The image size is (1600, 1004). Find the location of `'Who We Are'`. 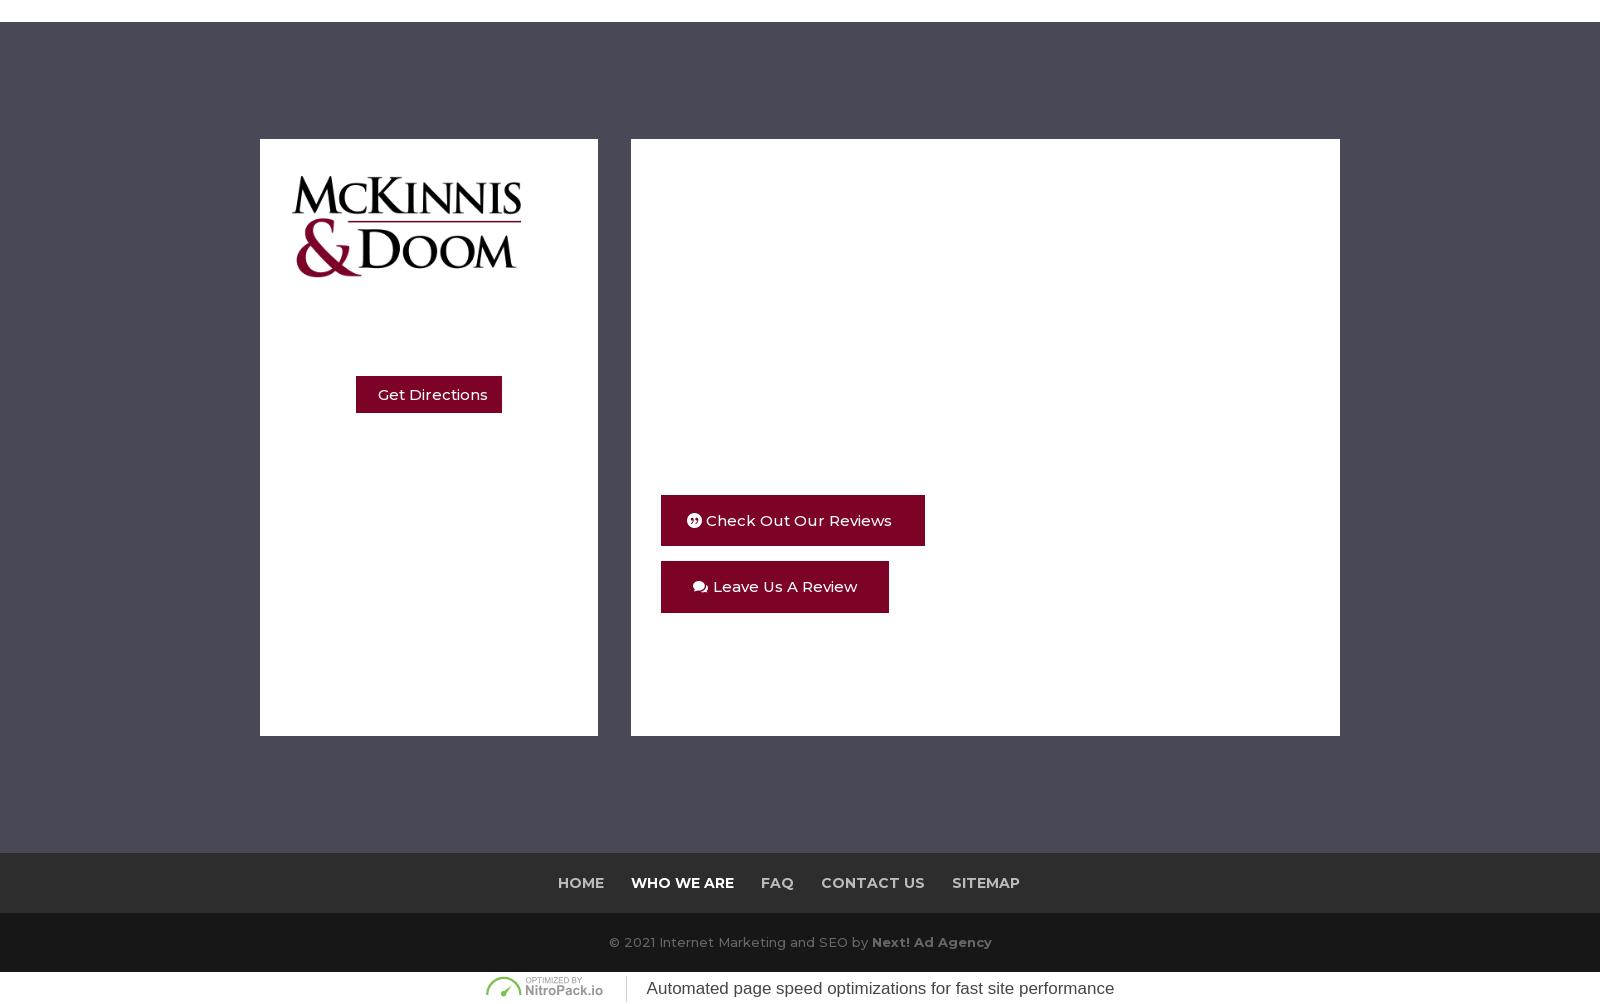

'Who We Are' is located at coordinates (682, 882).